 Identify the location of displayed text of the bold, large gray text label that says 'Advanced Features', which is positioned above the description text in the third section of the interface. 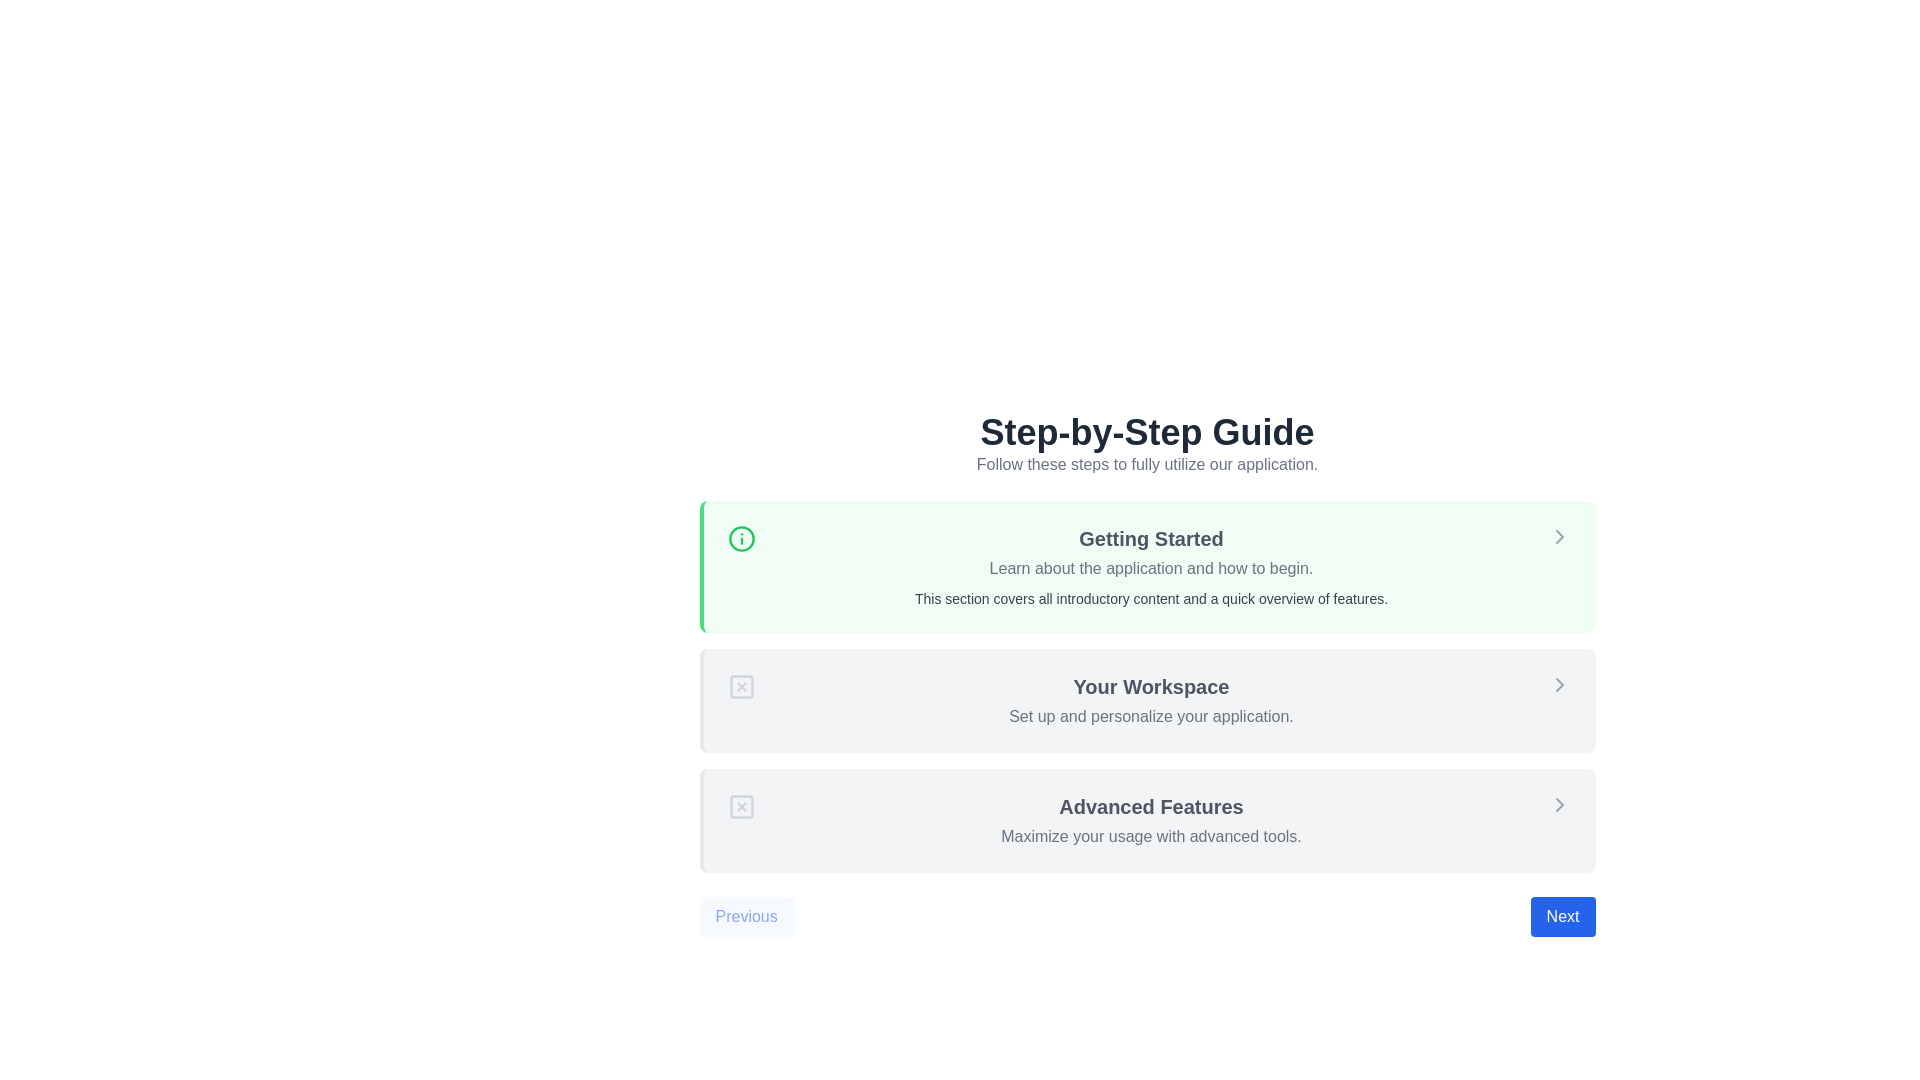
(1151, 805).